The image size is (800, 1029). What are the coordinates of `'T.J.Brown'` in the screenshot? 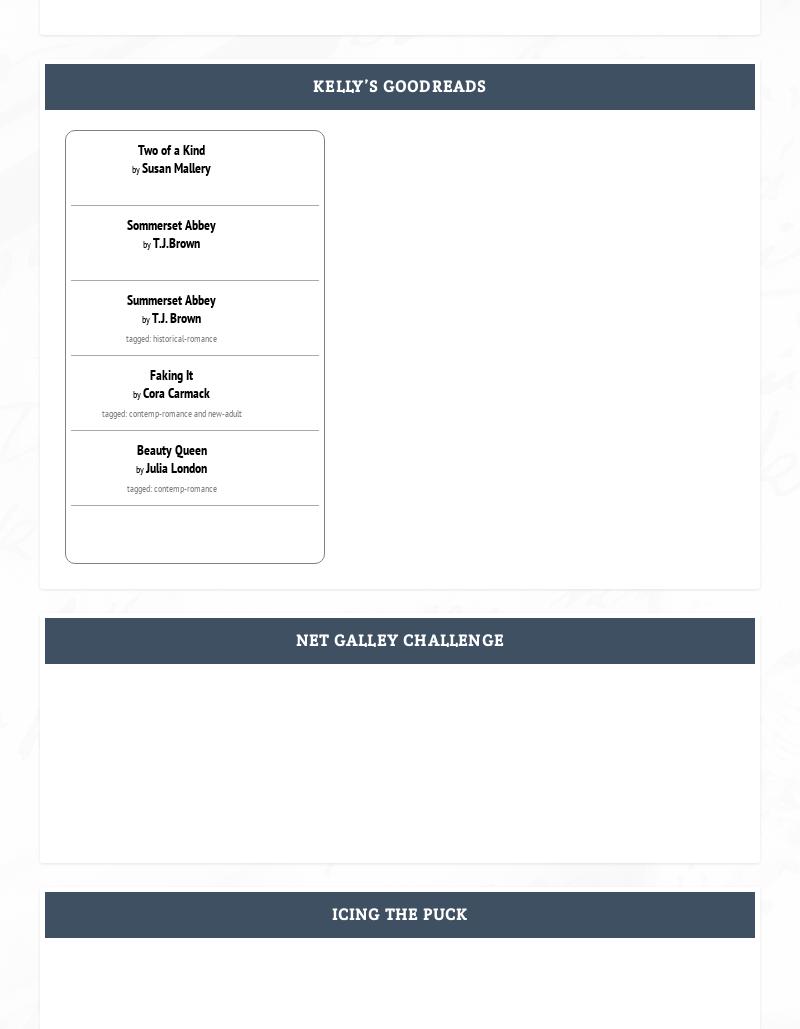 It's located at (175, 242).